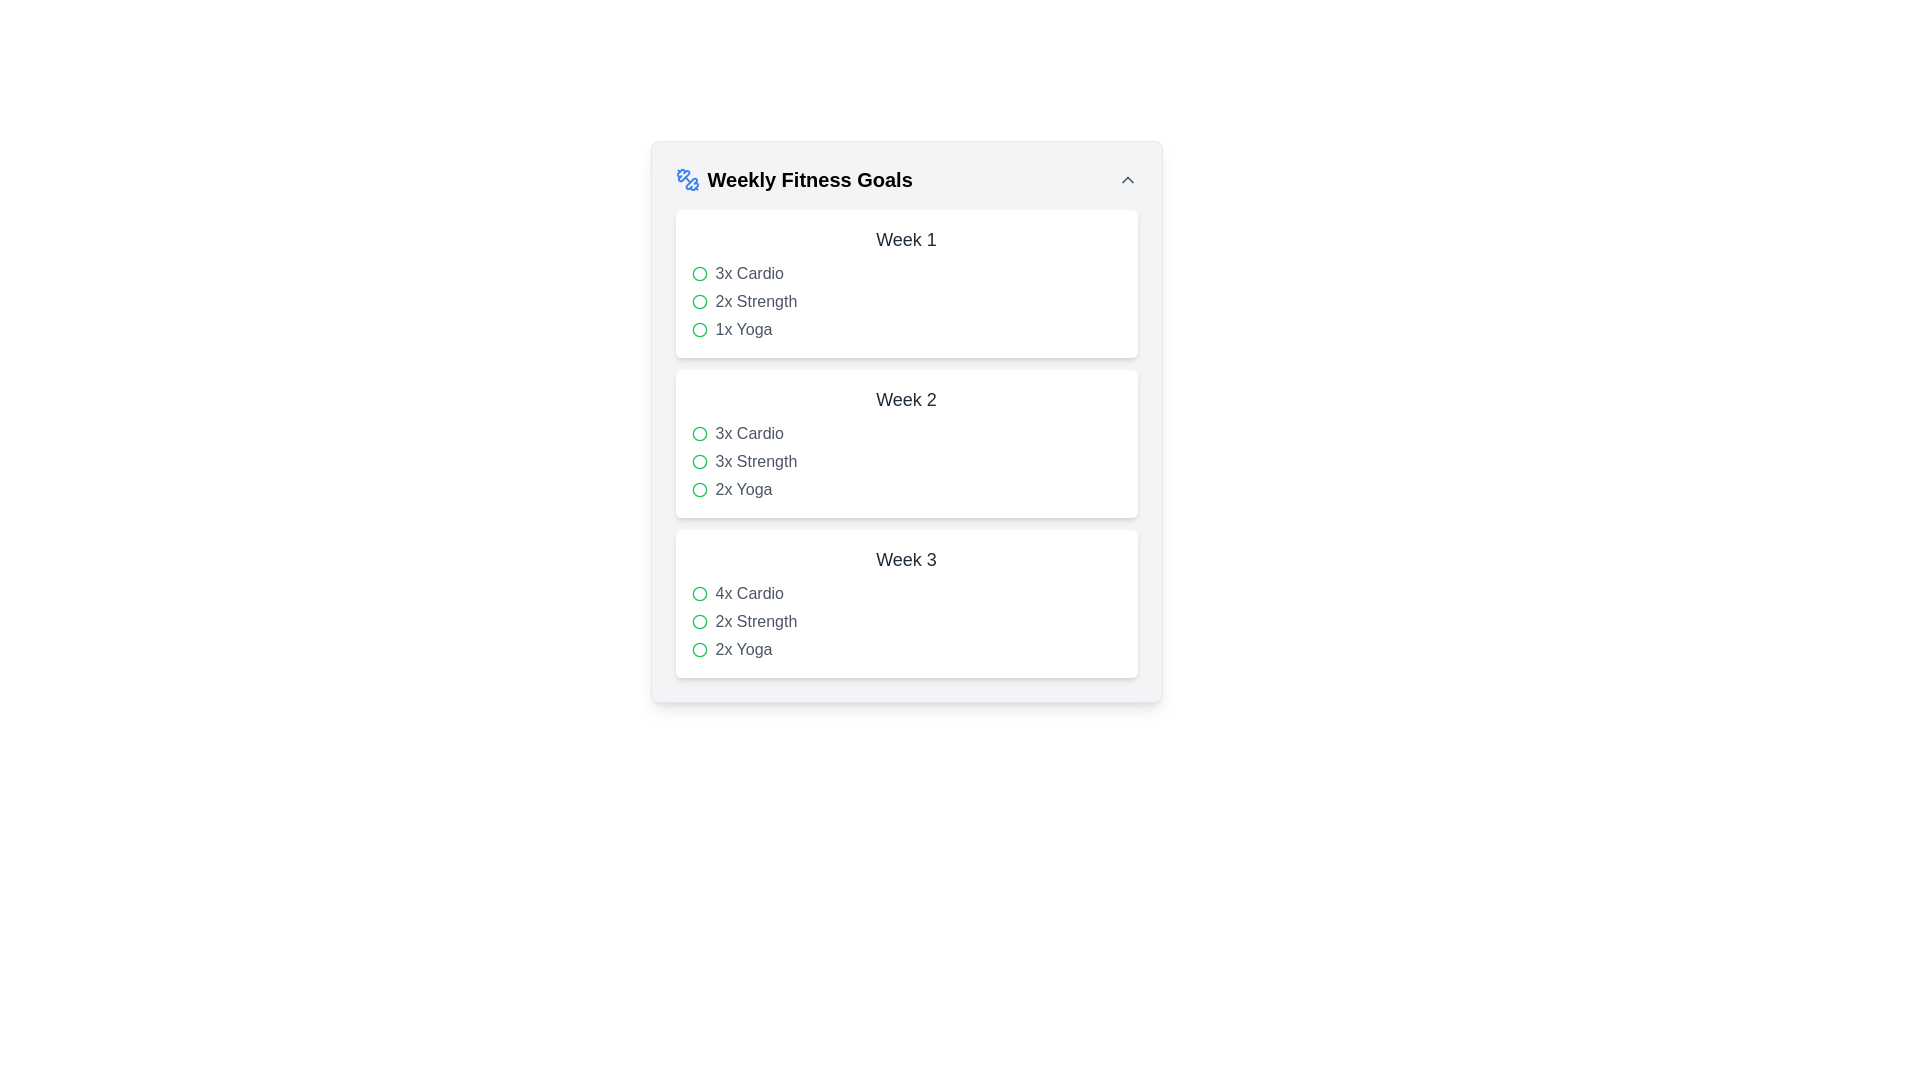 The width and height of the screenshot is (1920, 1080). What do you see at coordinates (699, 650) in the screenshot?
I see `the status icon located to the immediate left of the text '2x Yoga' in the weekly goals list under 'Week 3' to change its status or reveal information` at bounding box center [699, 650].